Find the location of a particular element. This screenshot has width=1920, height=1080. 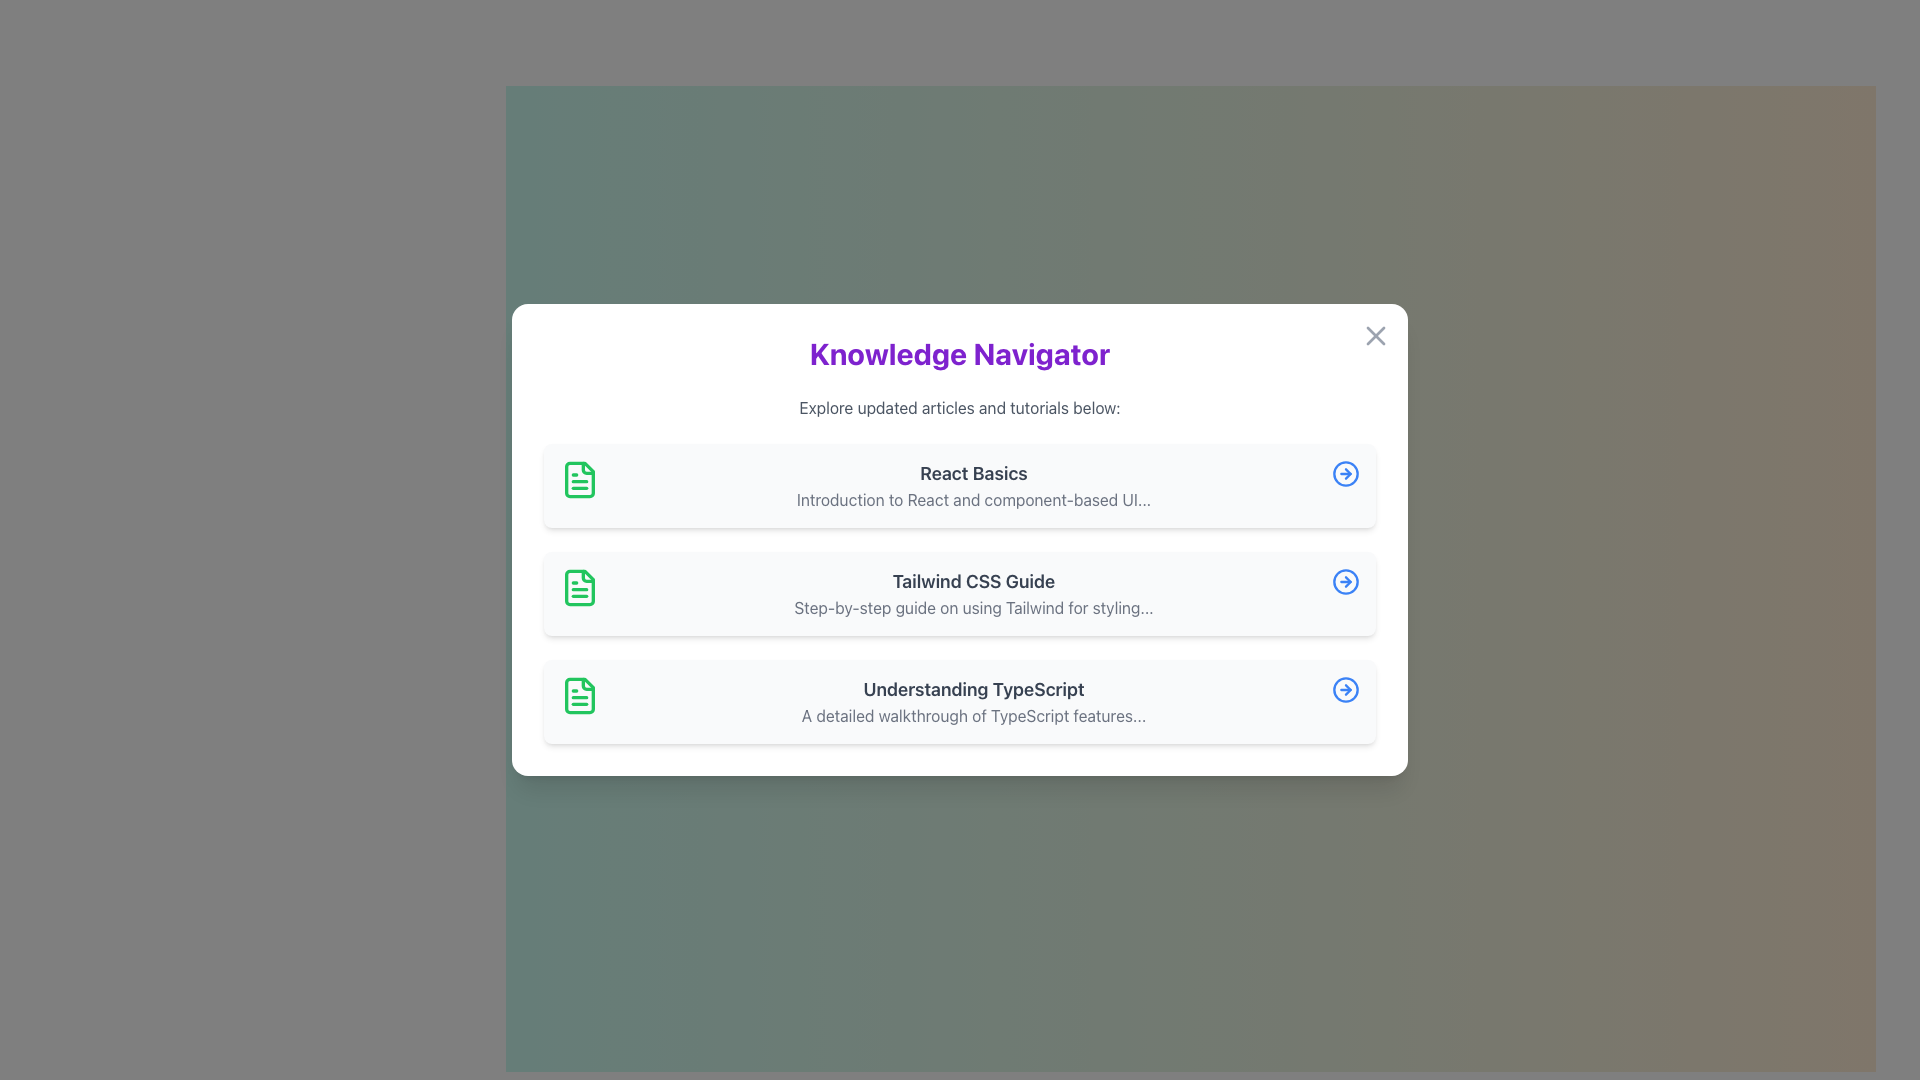

the close button located at the top-right corner of the modal is located at coordinates (1375, 334).